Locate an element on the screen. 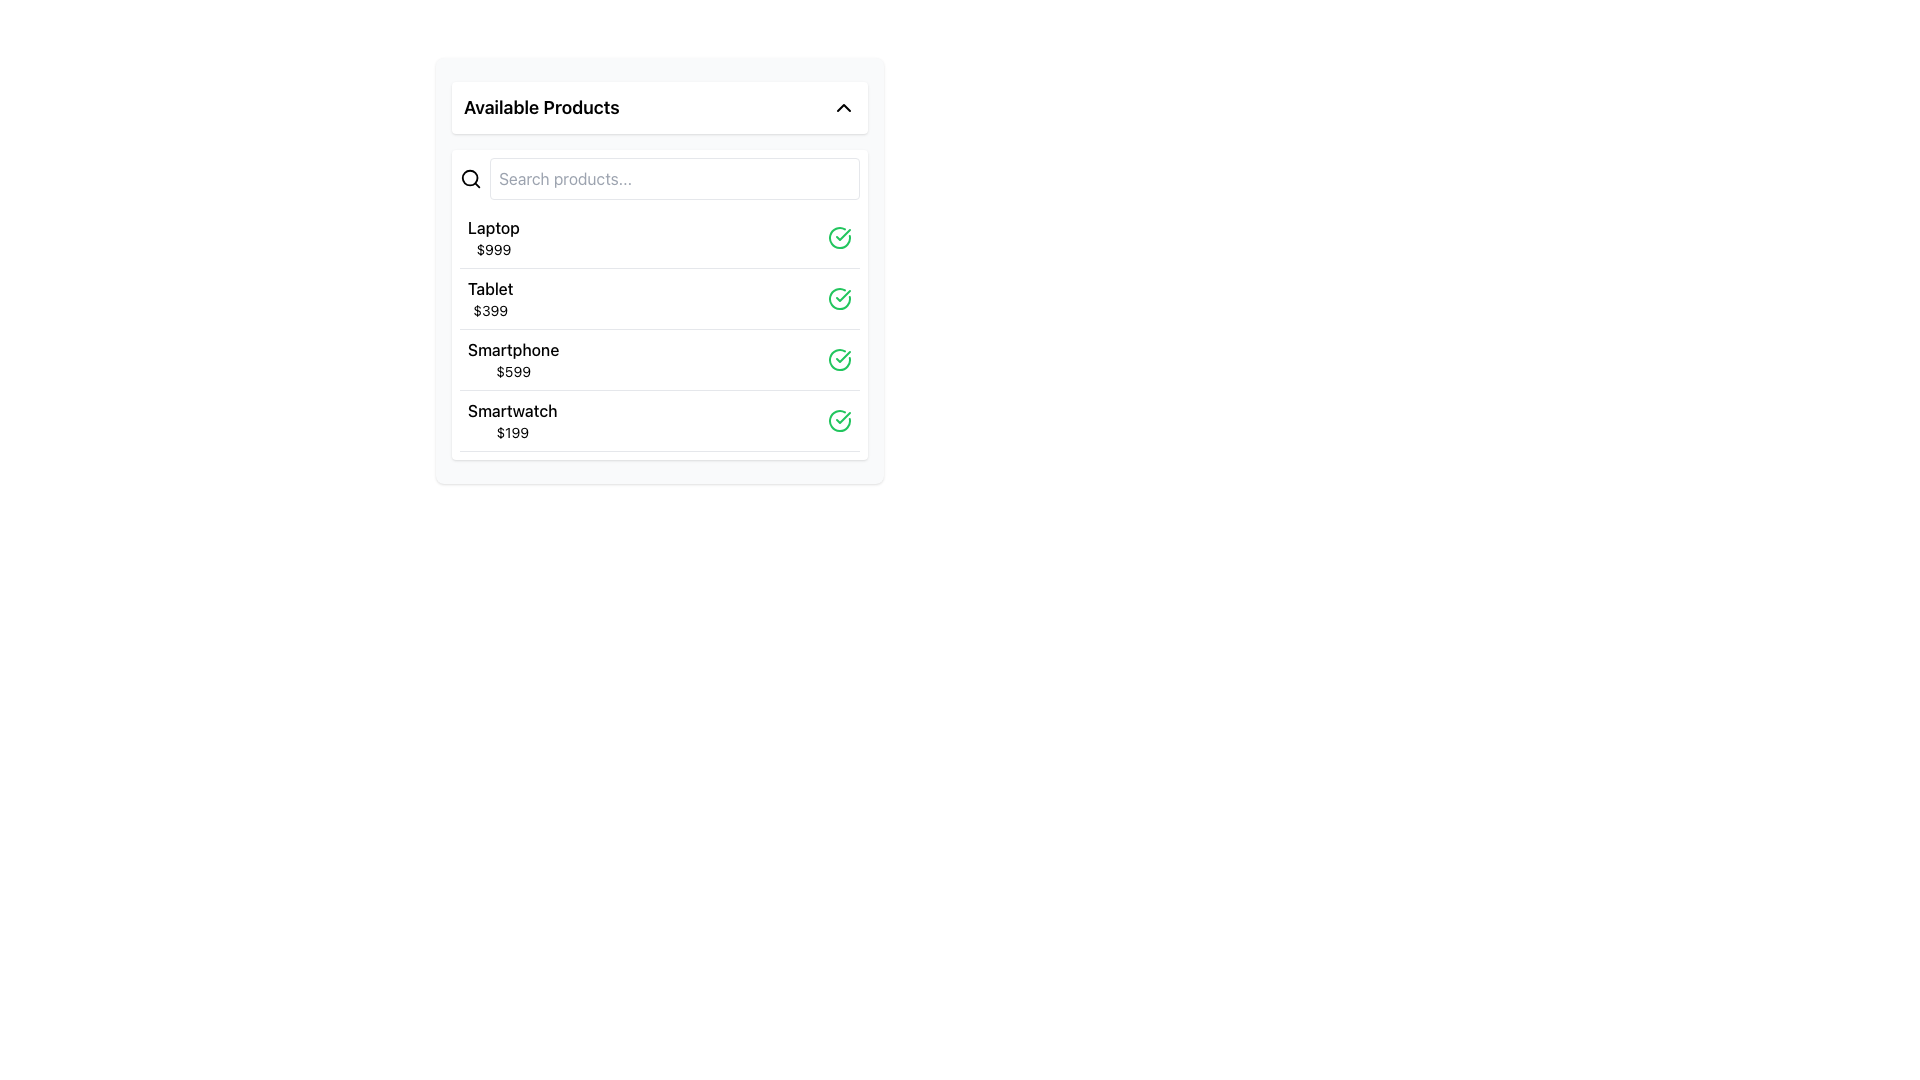  the 'Smartwatch' text element displaying the price '$199' in a vertical stack format, located as the fourth entry in the product list is located at coordinates (512, 419).